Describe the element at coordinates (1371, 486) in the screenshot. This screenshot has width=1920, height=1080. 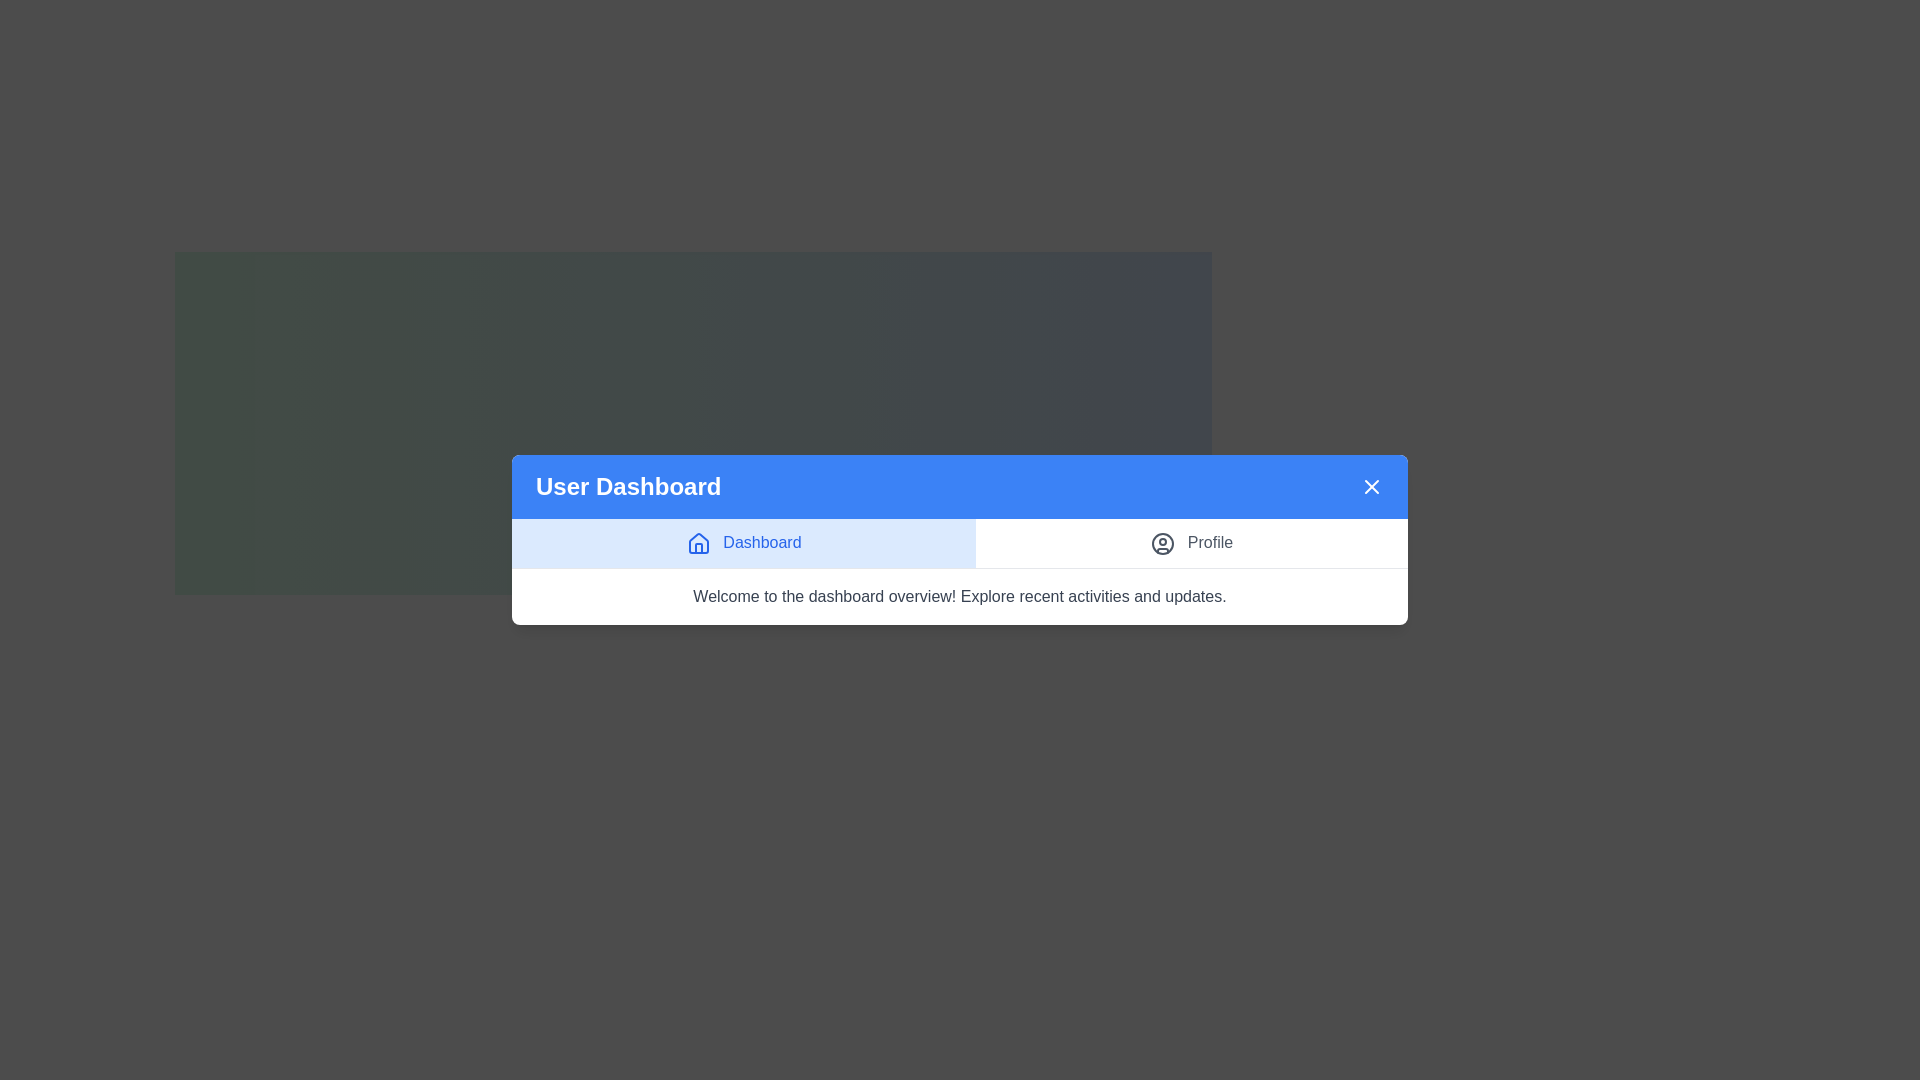
I see `the 'X' icon located in the top-right corner of the blue navigation bar` at that location.